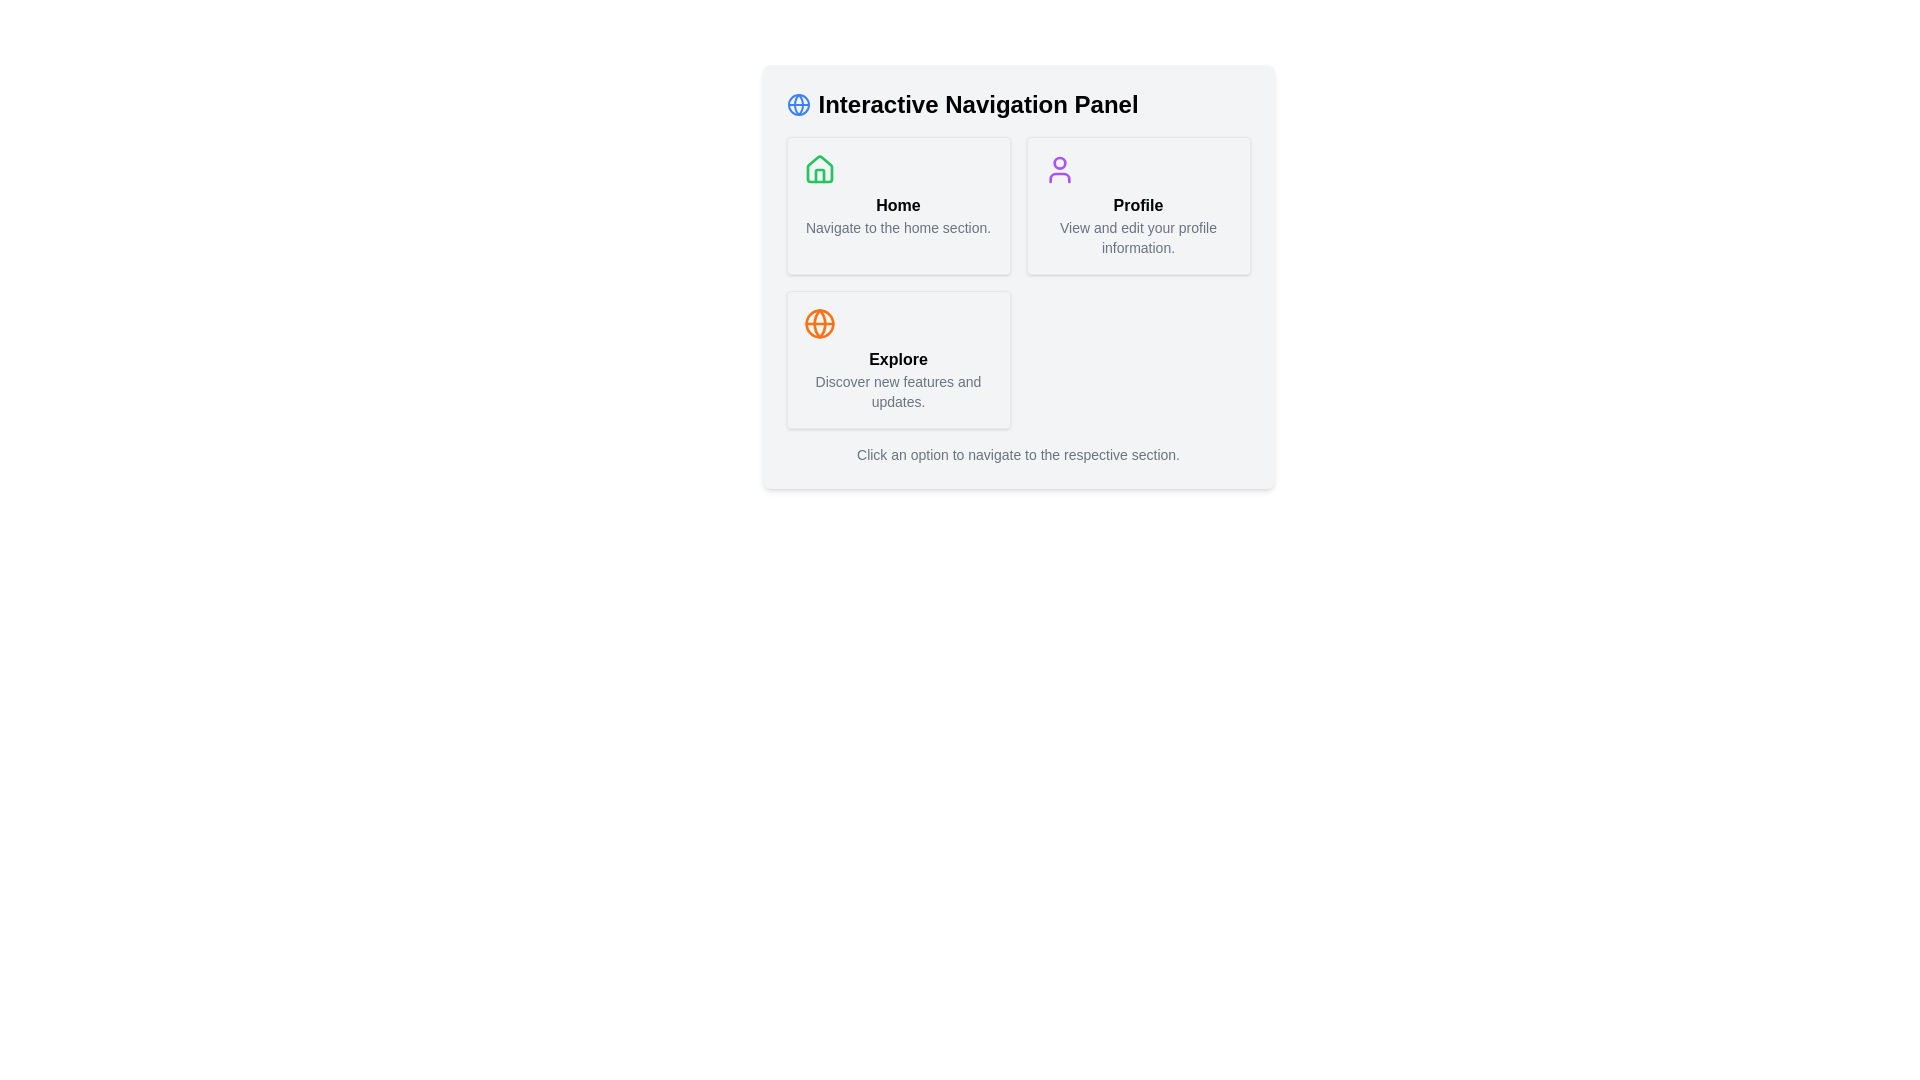 The height and width of the screenshot is (1080, 1920). Describe the element at coordinates (797, 104) in the screenshot. I see `the globe decorative icon located to the left of the 'Interactive Navigation Panel' text` at that location.